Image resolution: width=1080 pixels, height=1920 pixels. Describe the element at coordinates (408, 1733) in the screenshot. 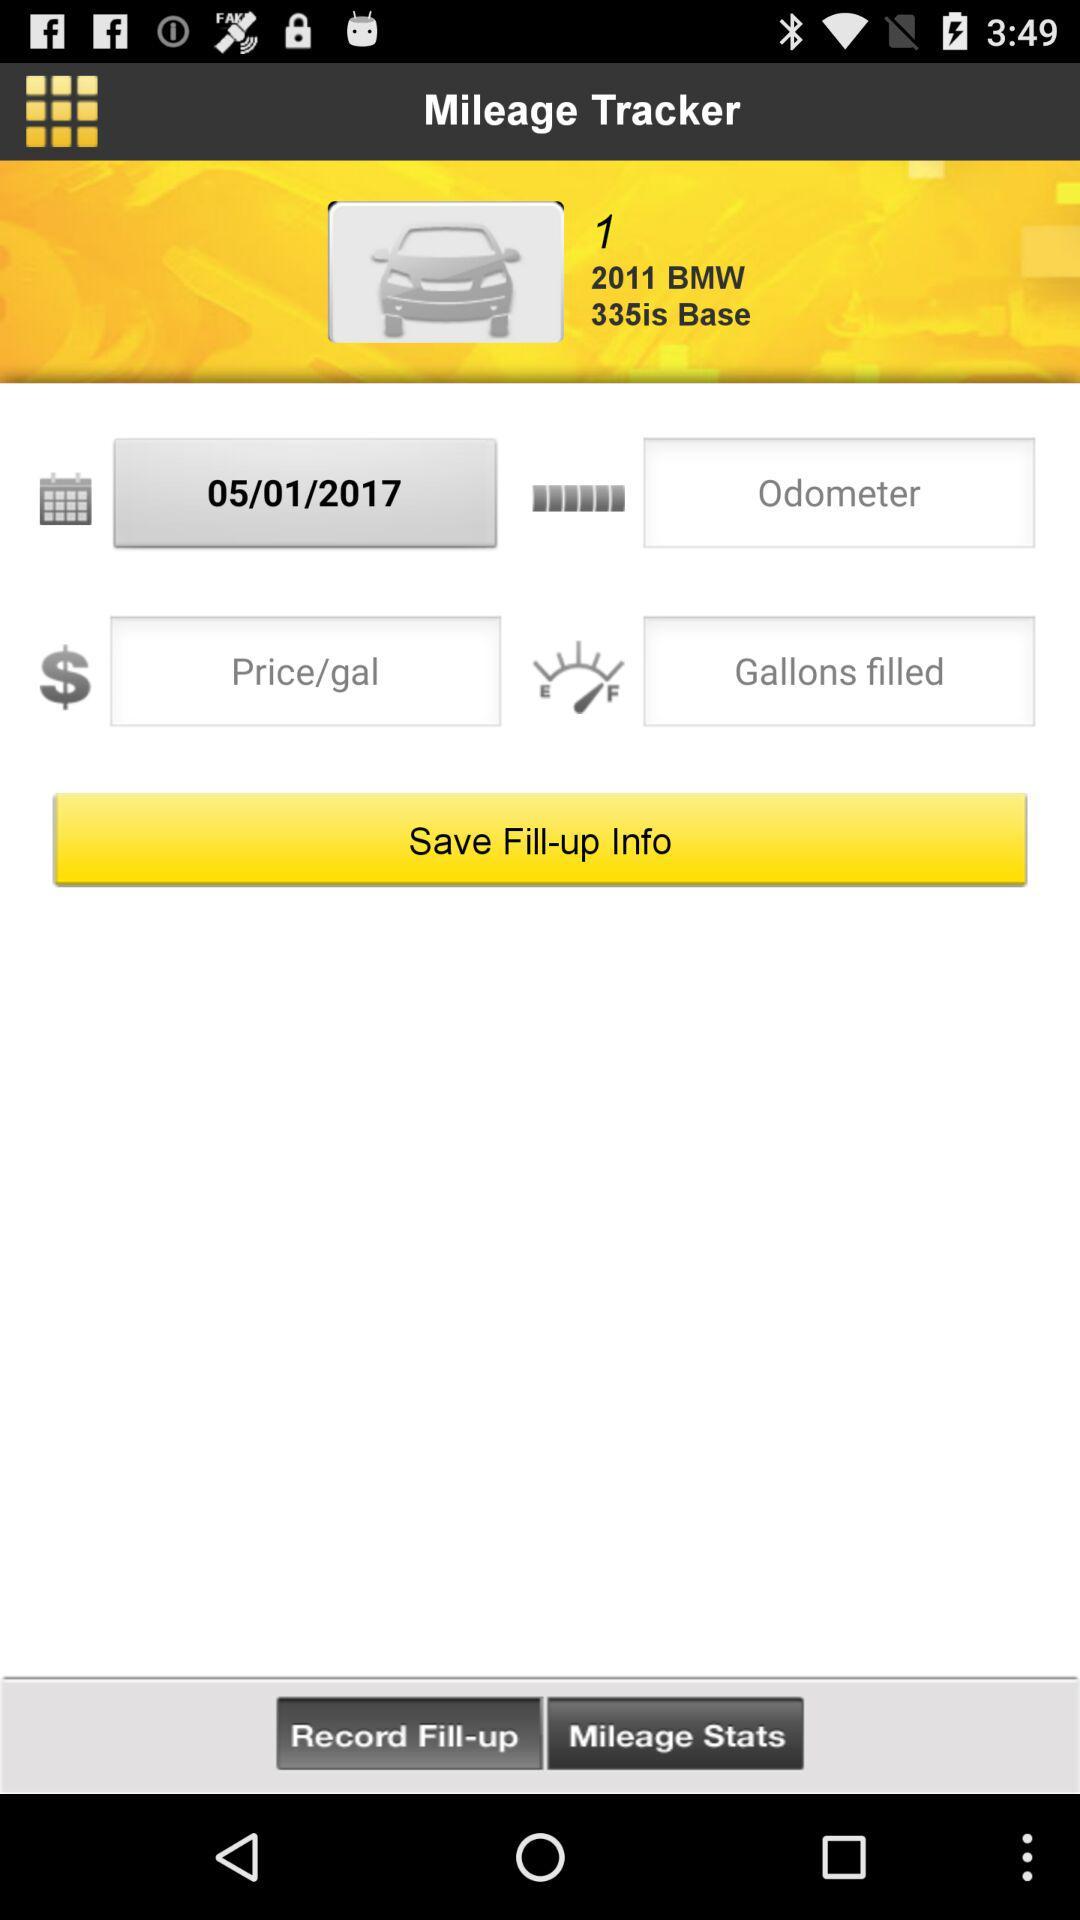

I see `record fill-up` at that location.